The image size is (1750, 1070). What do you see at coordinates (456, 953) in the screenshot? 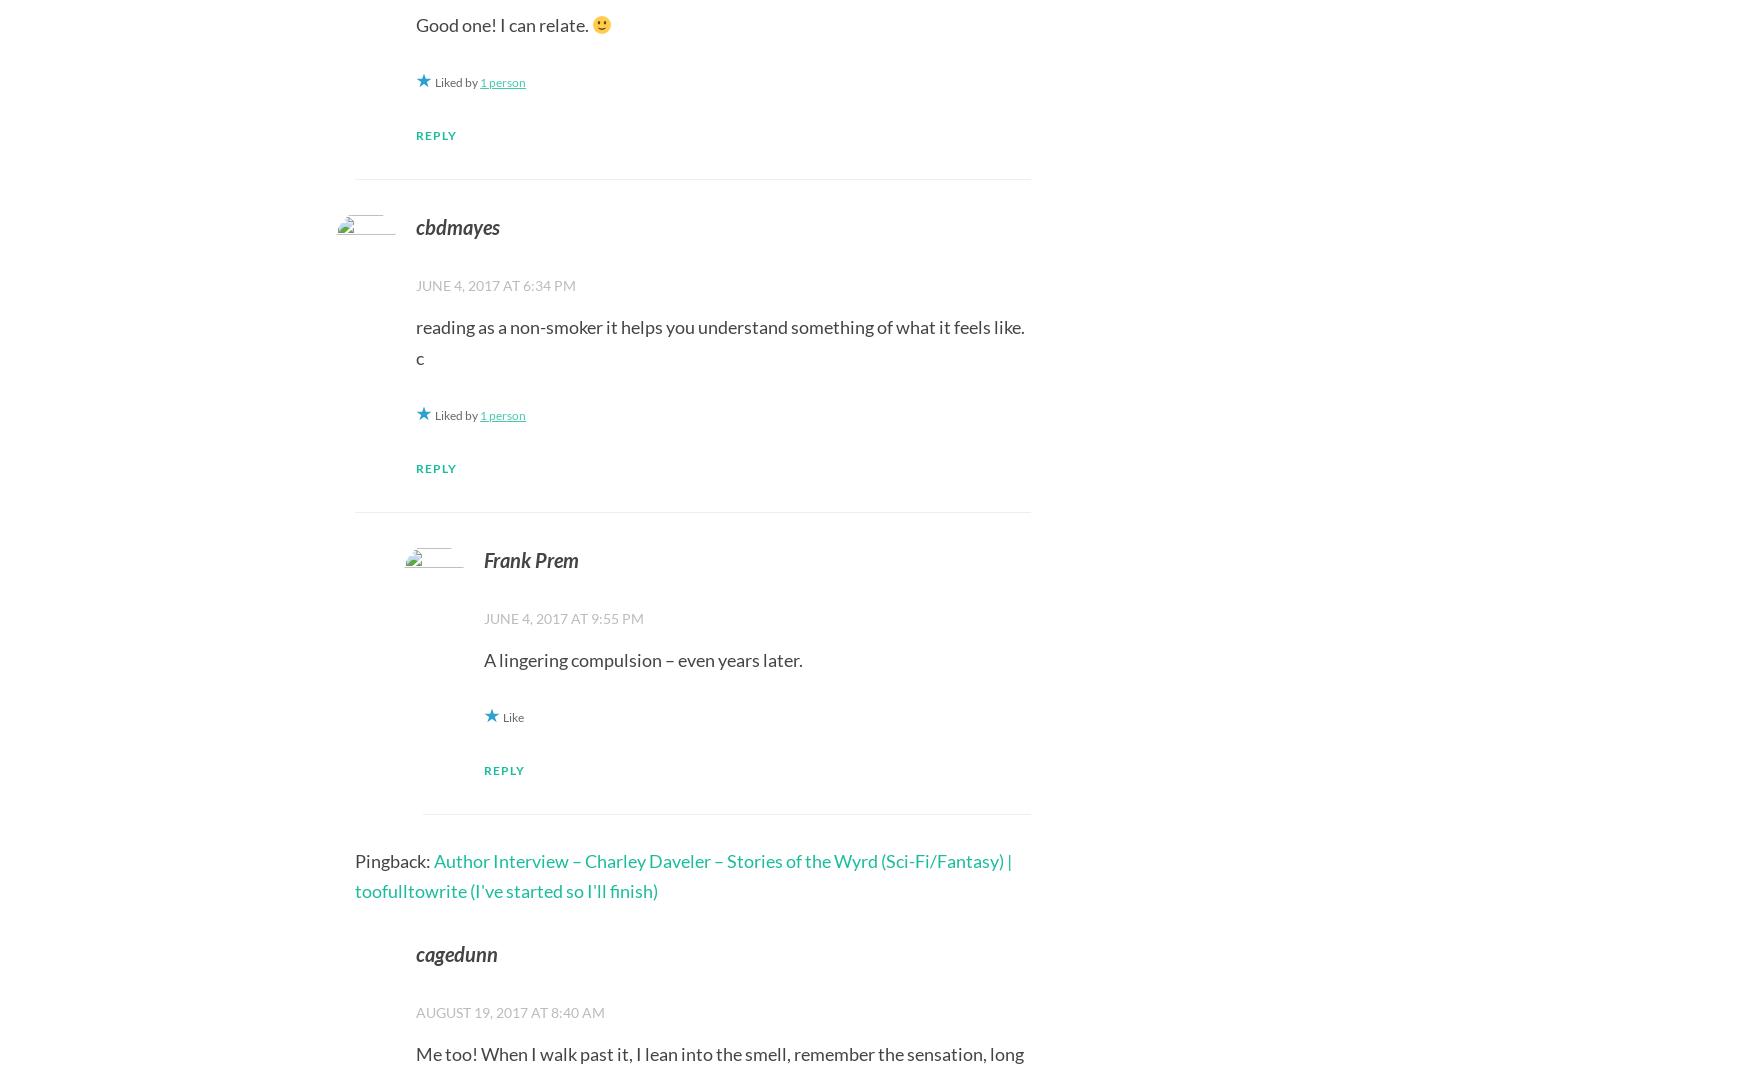
I see `'cagedunn'` at bounding box center [456, 953].